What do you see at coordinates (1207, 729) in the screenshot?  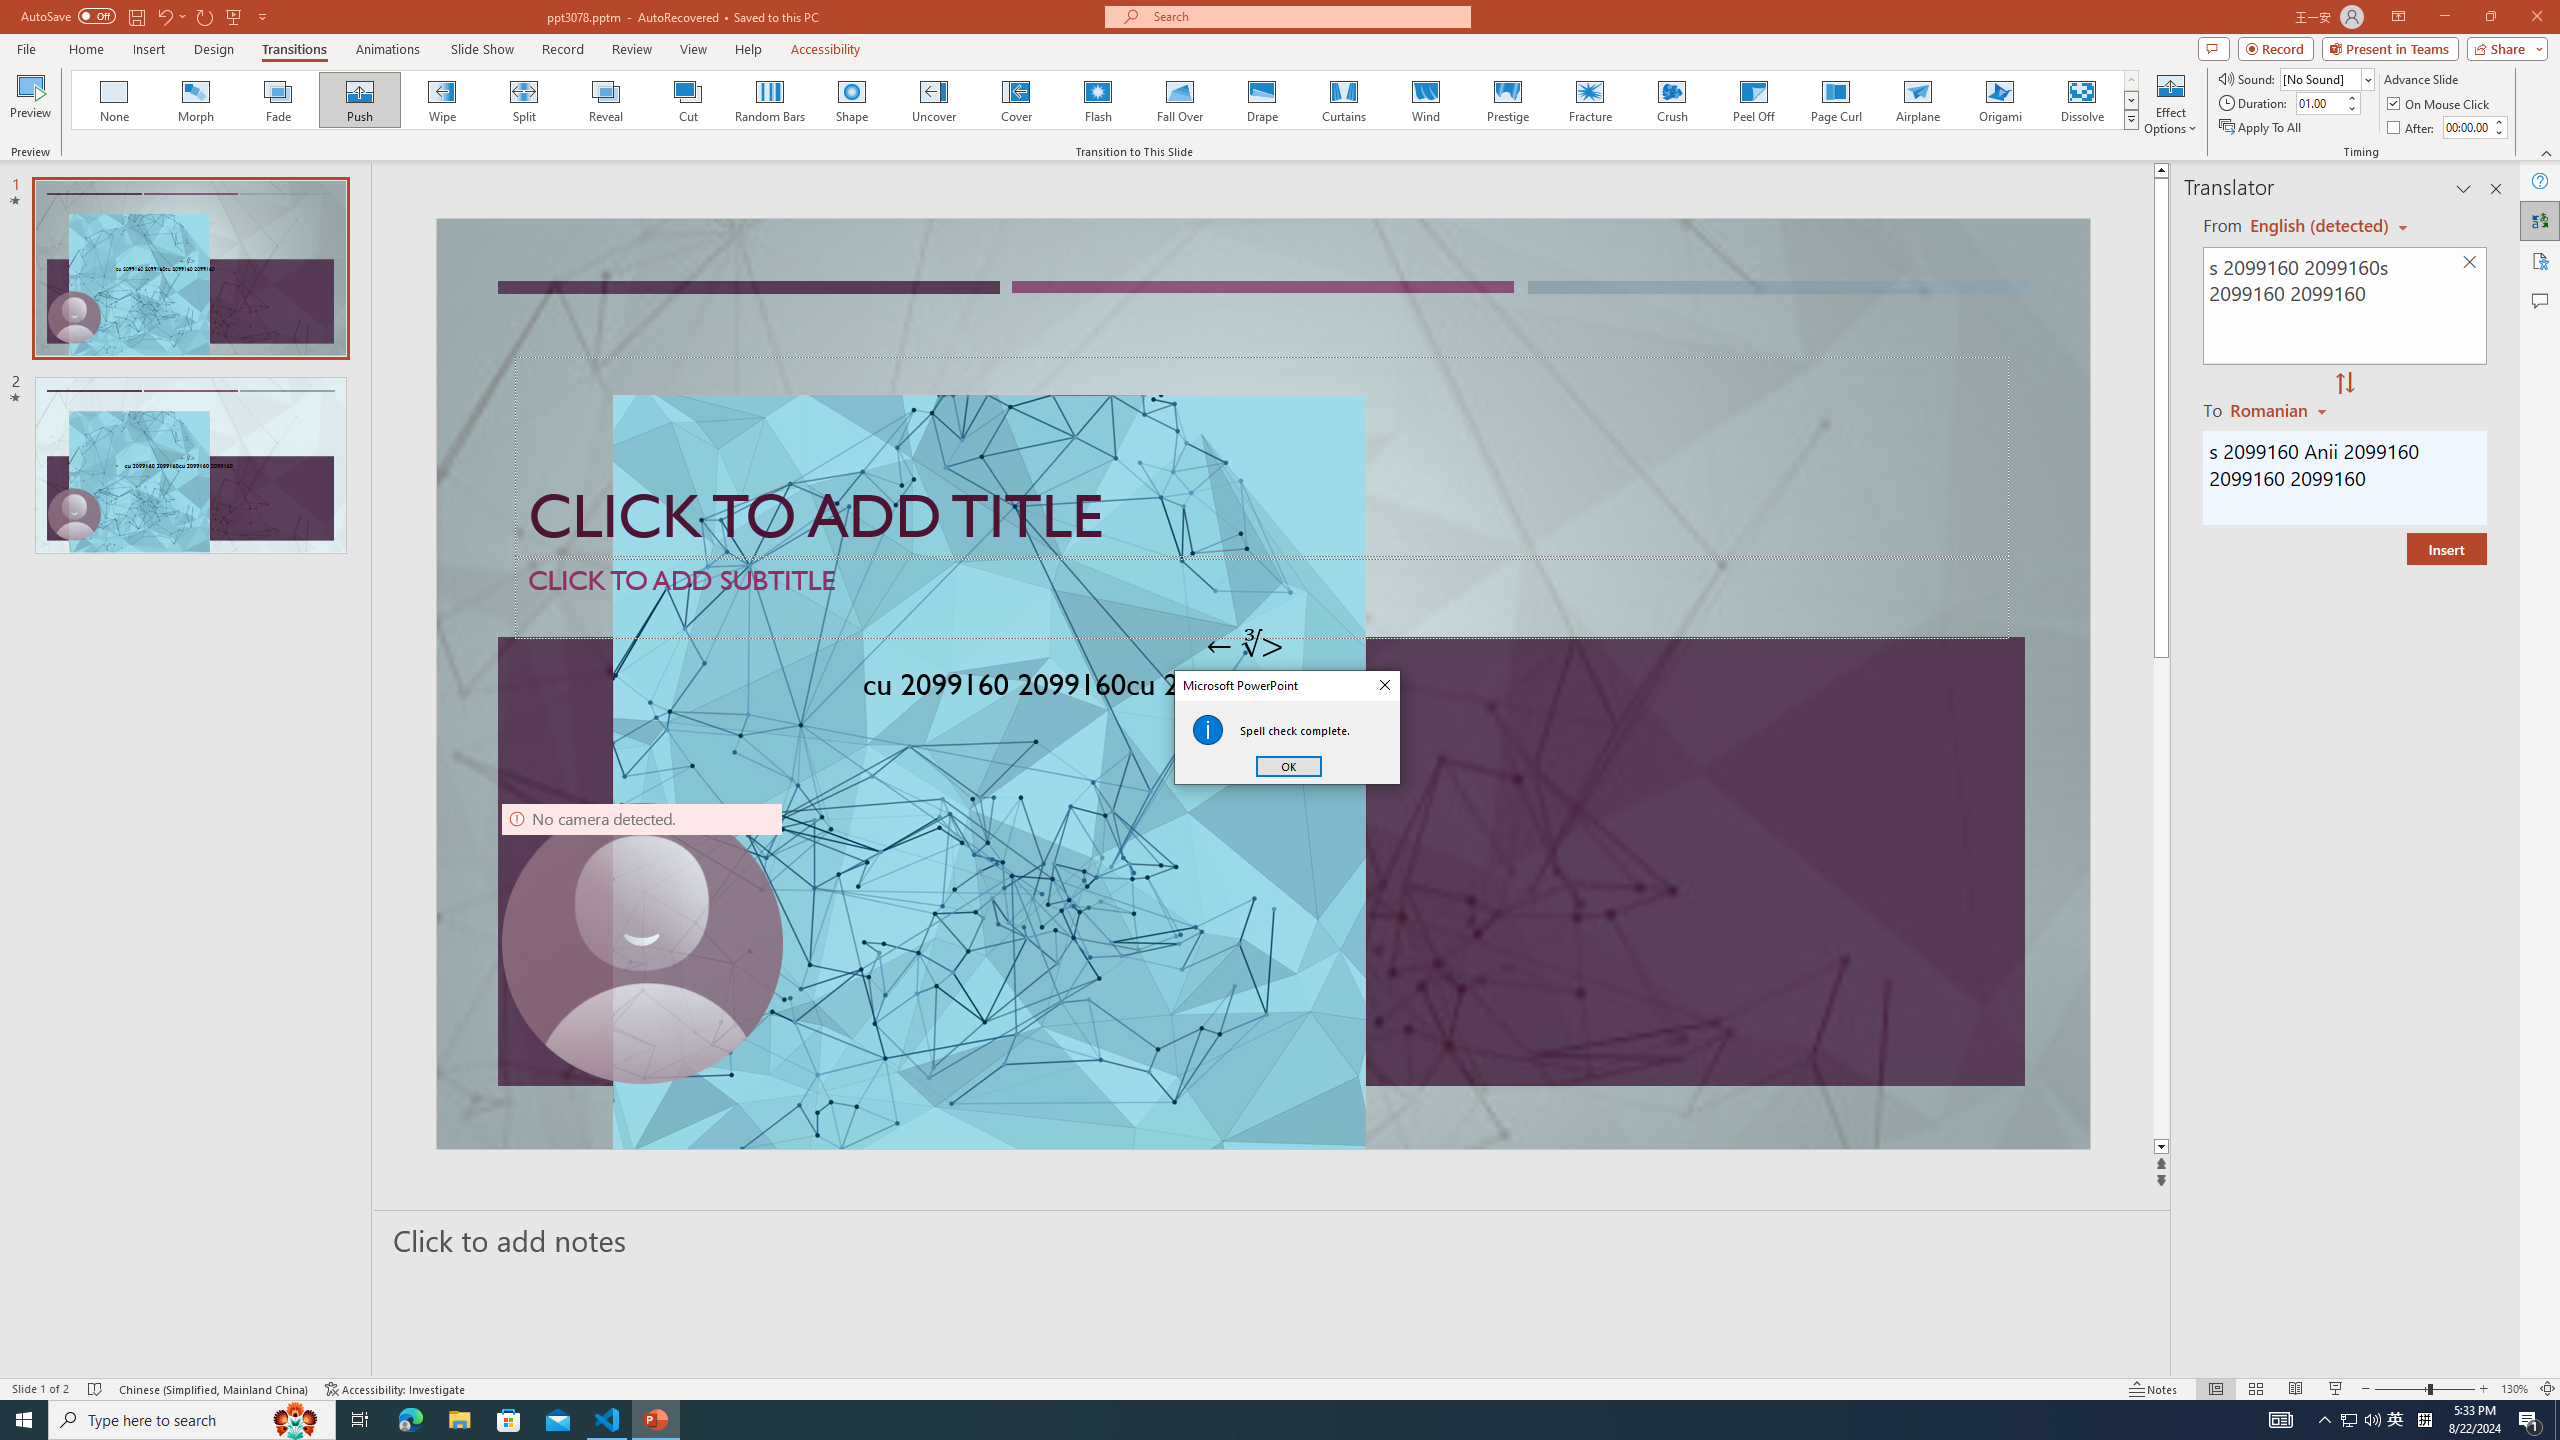 I see `'Class: Static'` at bounding box center [1207, 729].